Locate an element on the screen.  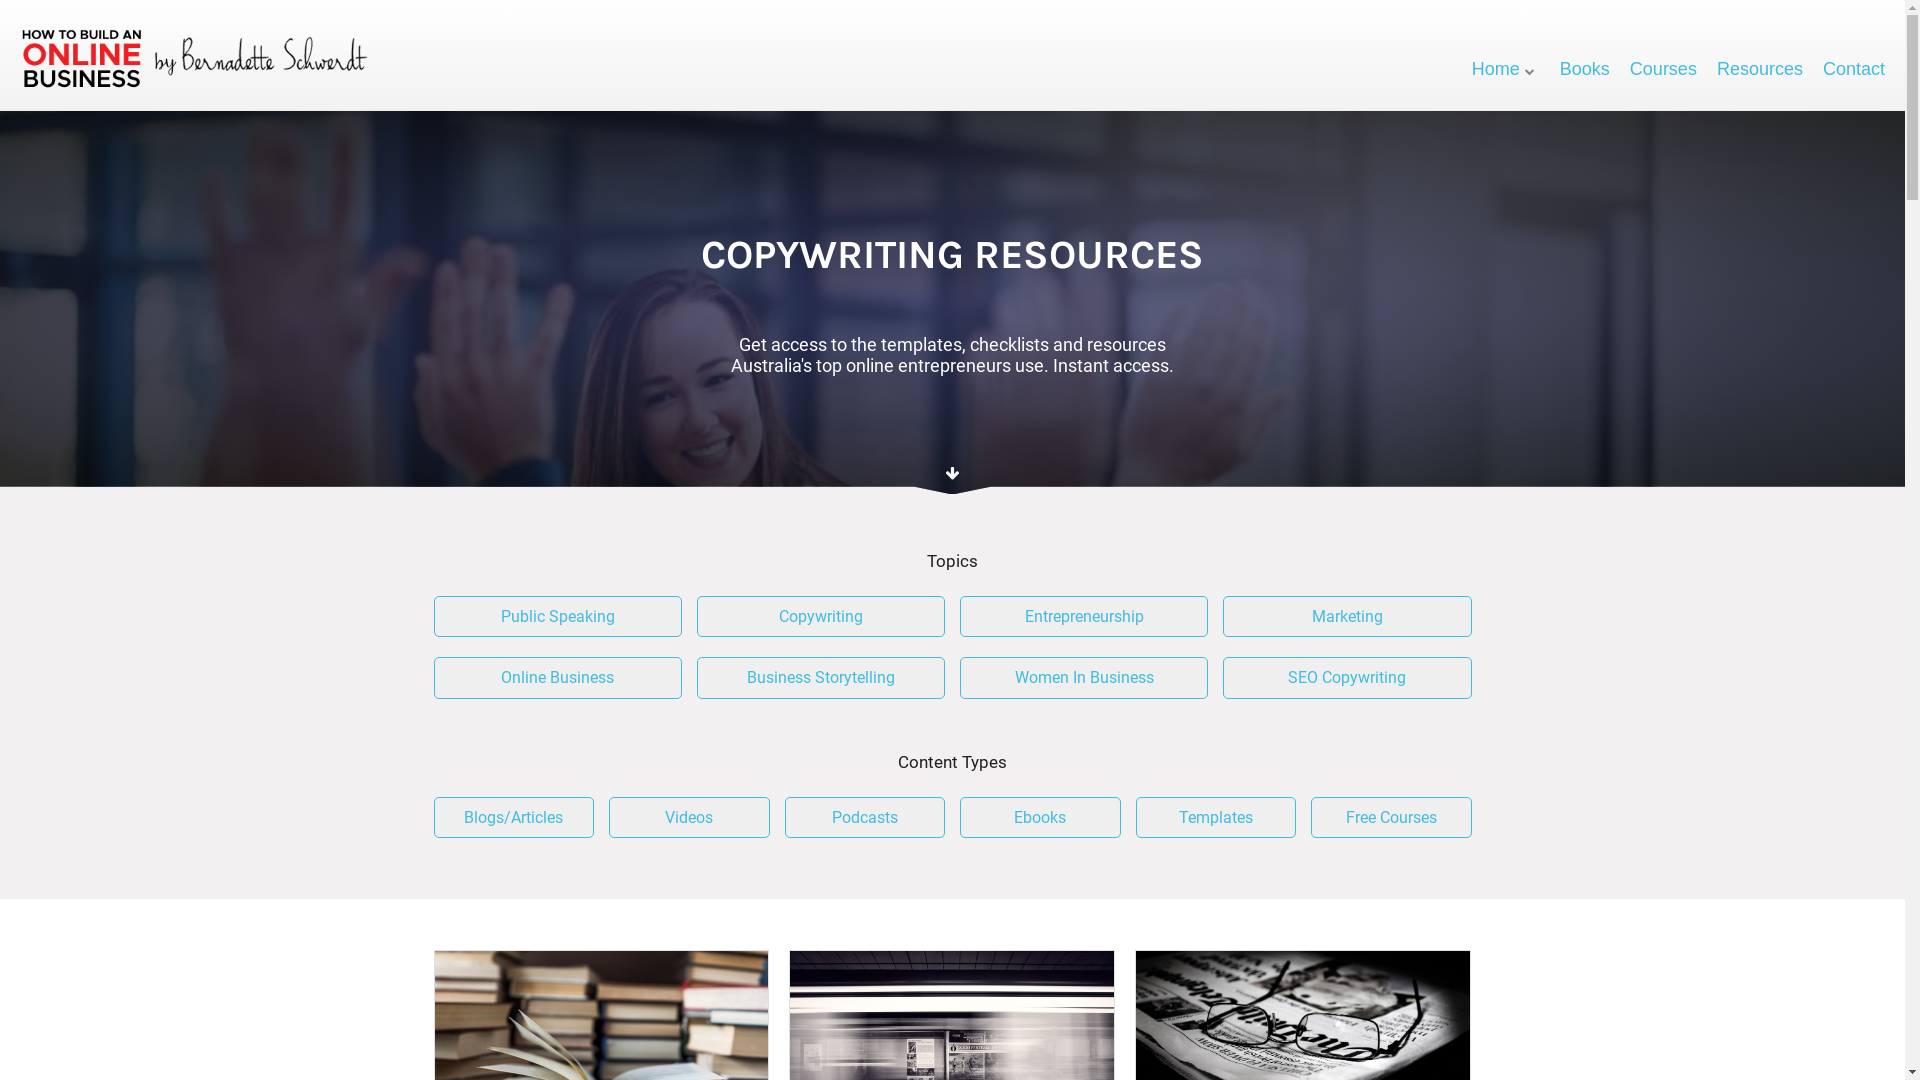
'Public Speaking' is located at coordinates (557, 616).